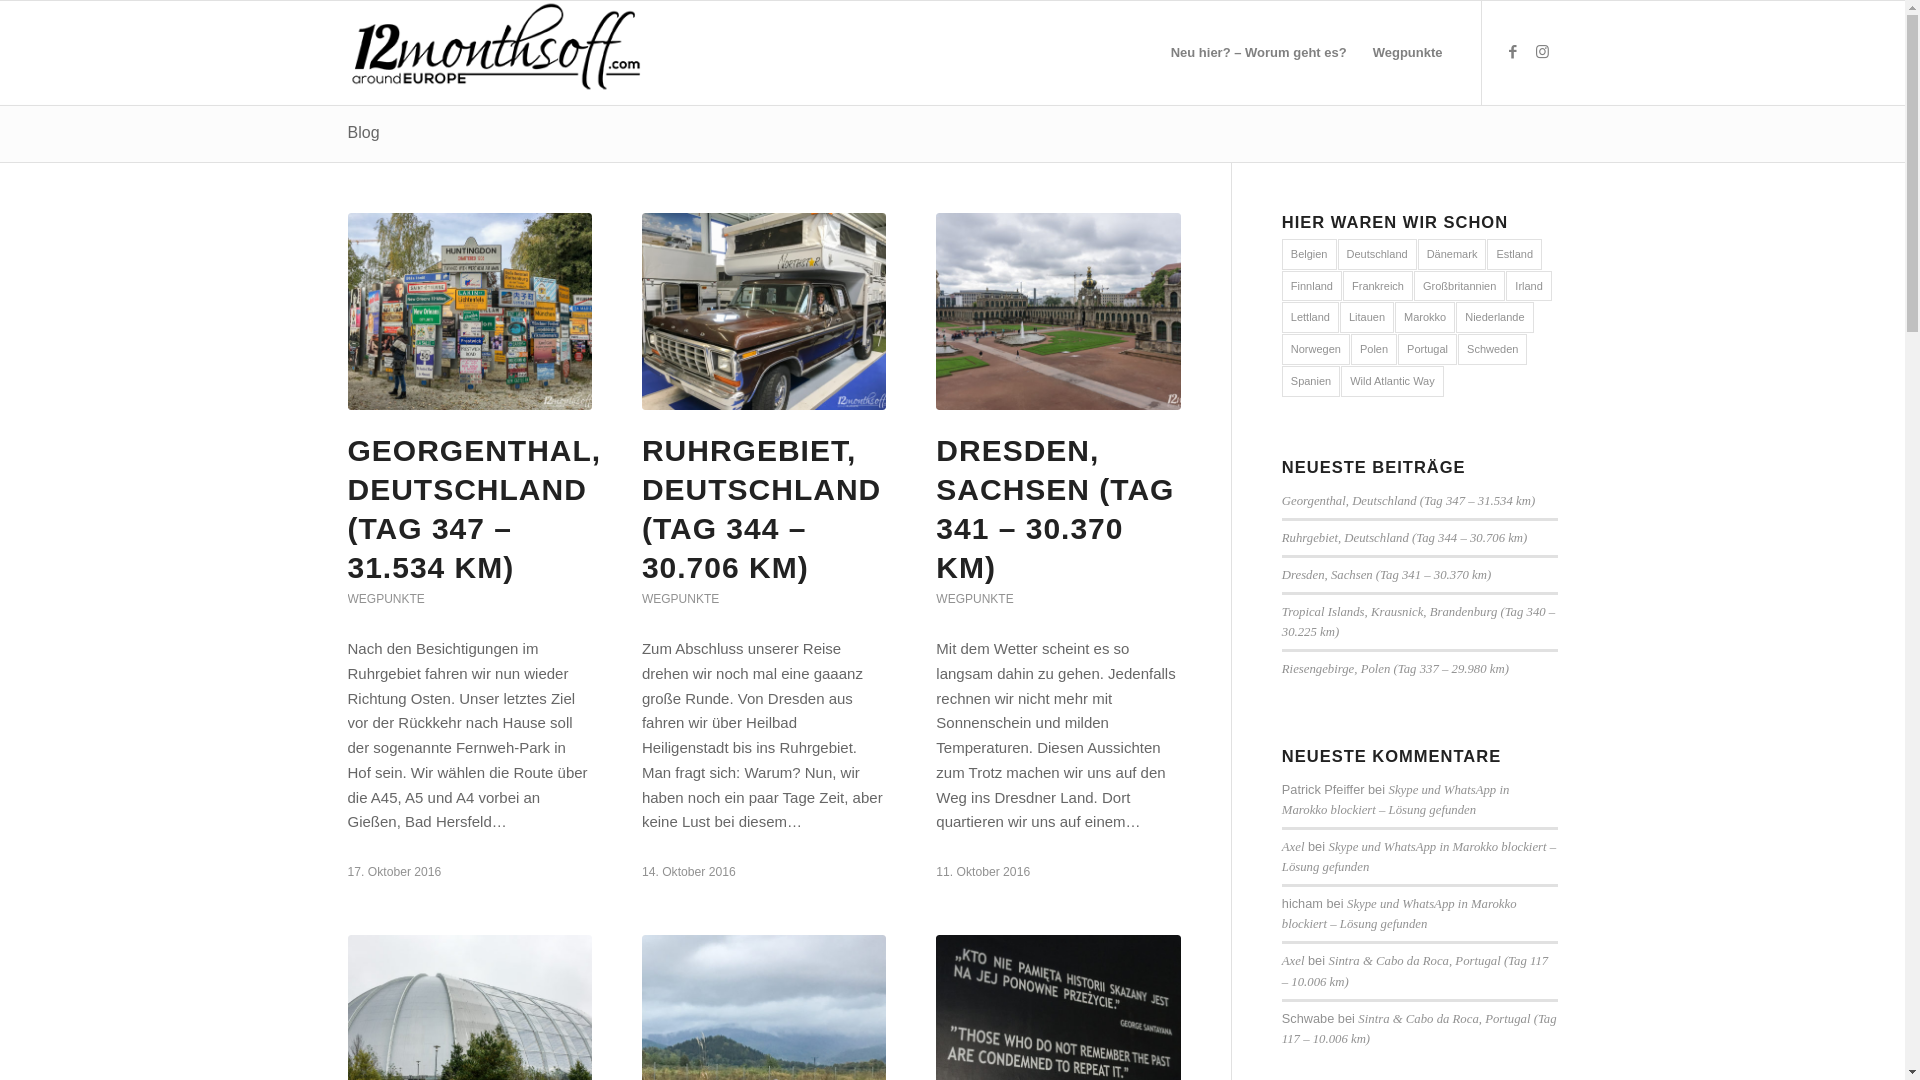 The image size is (1920, 1080). Describe the element at coordinates (1514, 253) in the screenshot. I see `'Estland'` at that location.